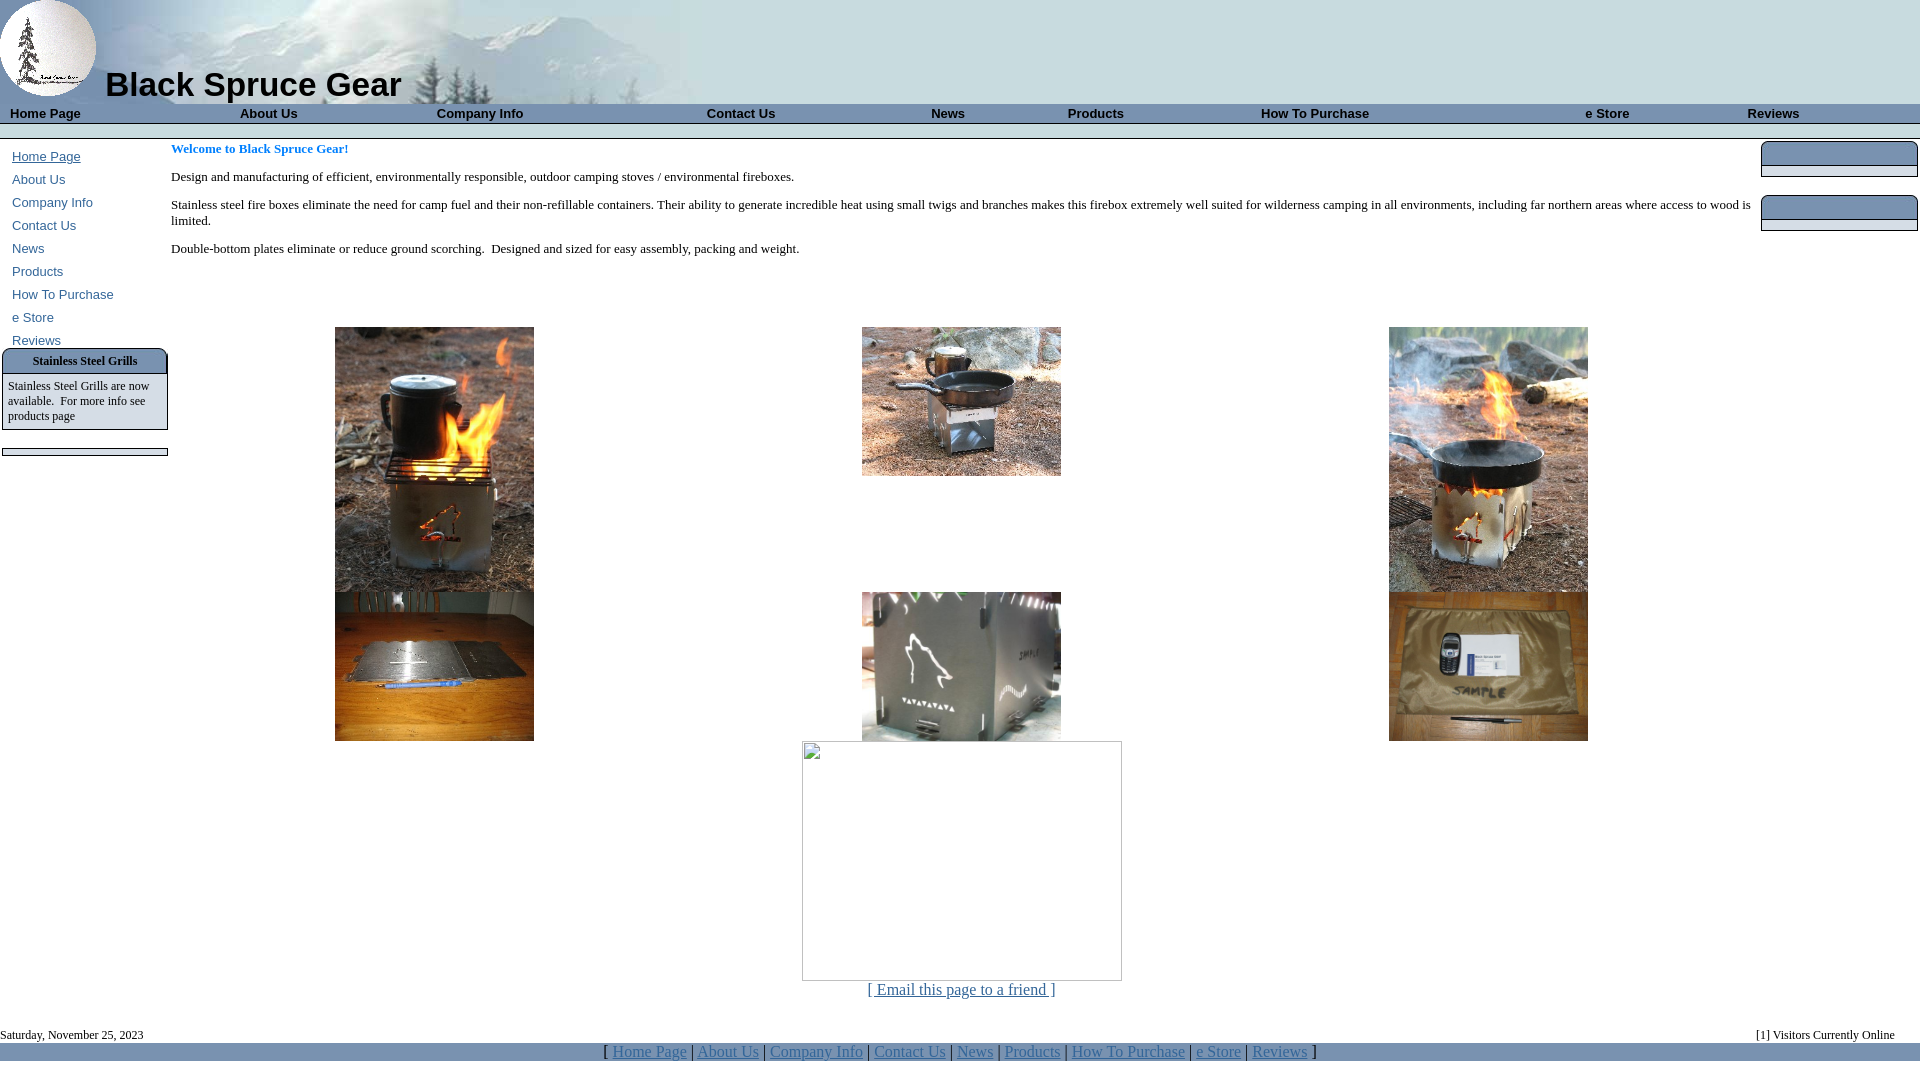 The width and height of the screenshot is (1920, 1080). What do you see at coordinates (62, 294) in the screenshot?
I see `'How To Purchase'` at bounding box center [62, 294].